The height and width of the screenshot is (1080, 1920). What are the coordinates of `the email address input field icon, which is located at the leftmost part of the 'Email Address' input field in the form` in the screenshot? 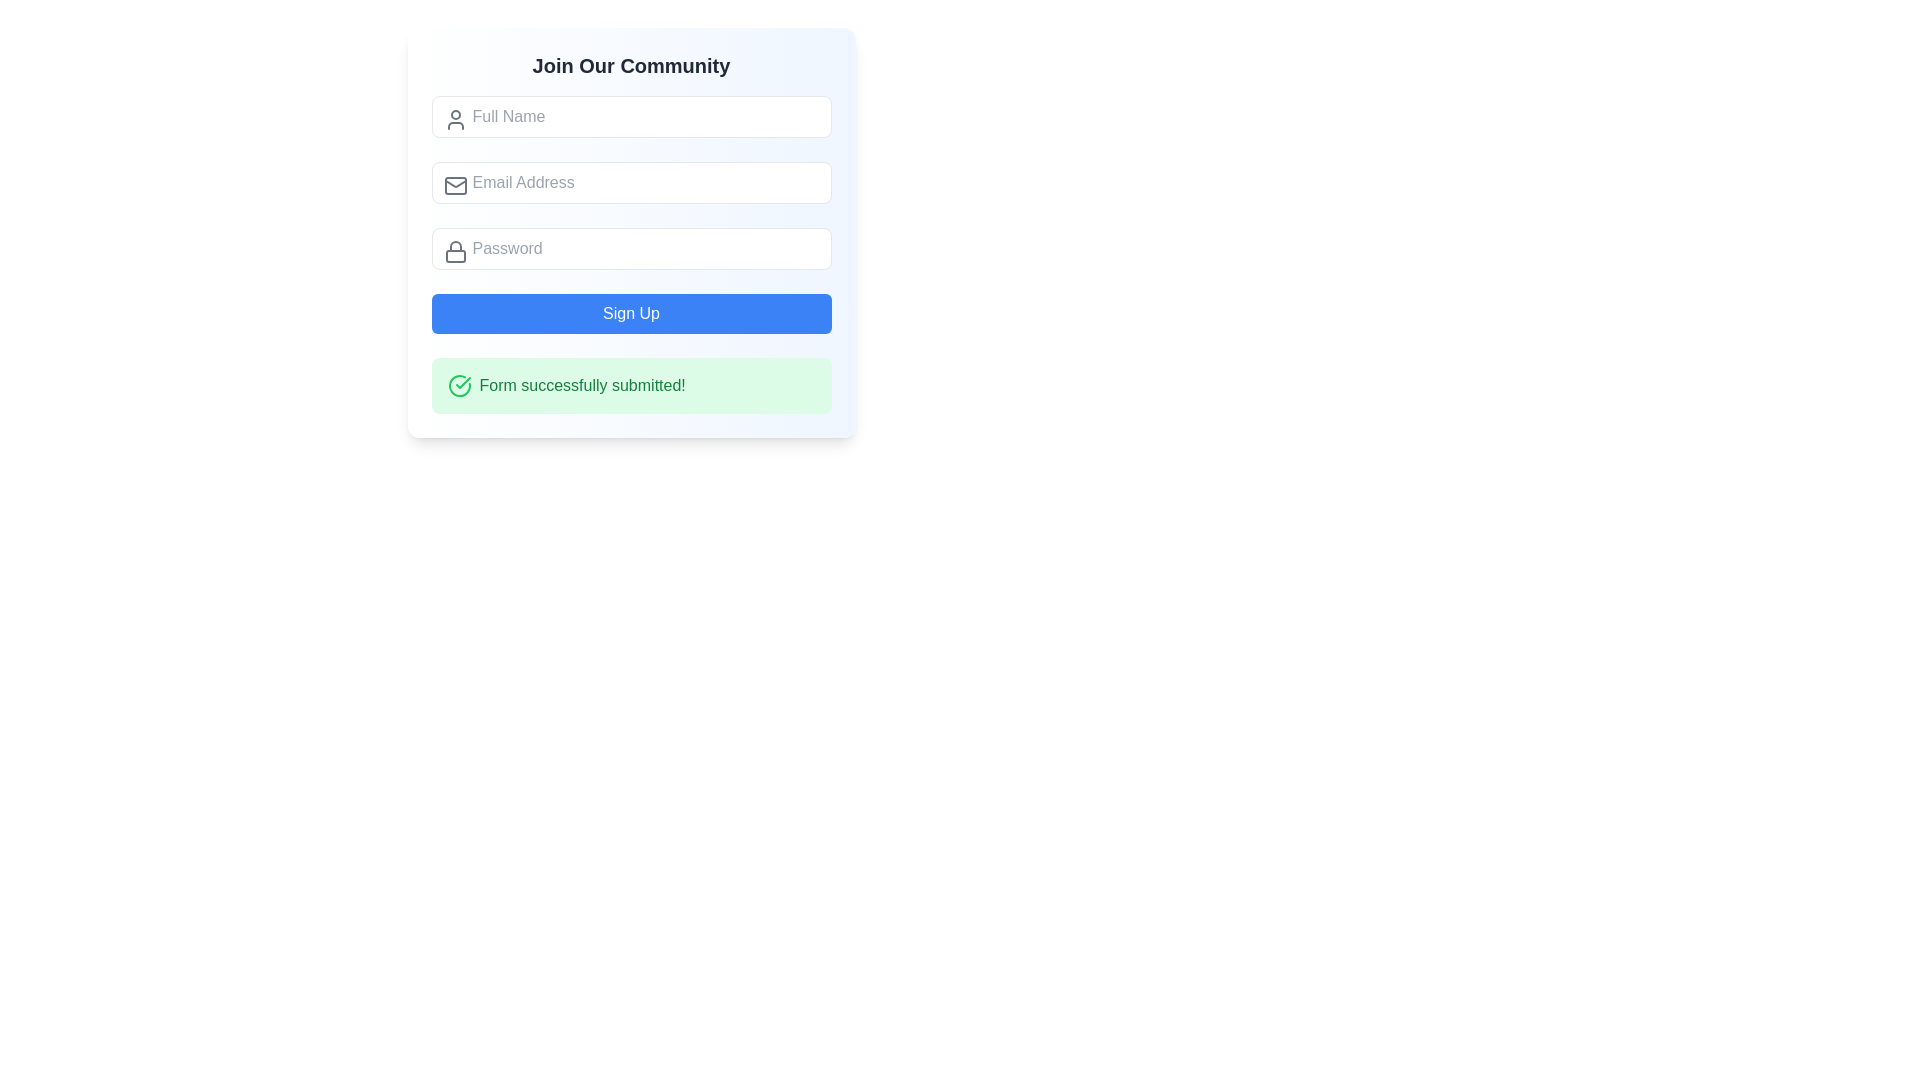 It's located at (454, 185).